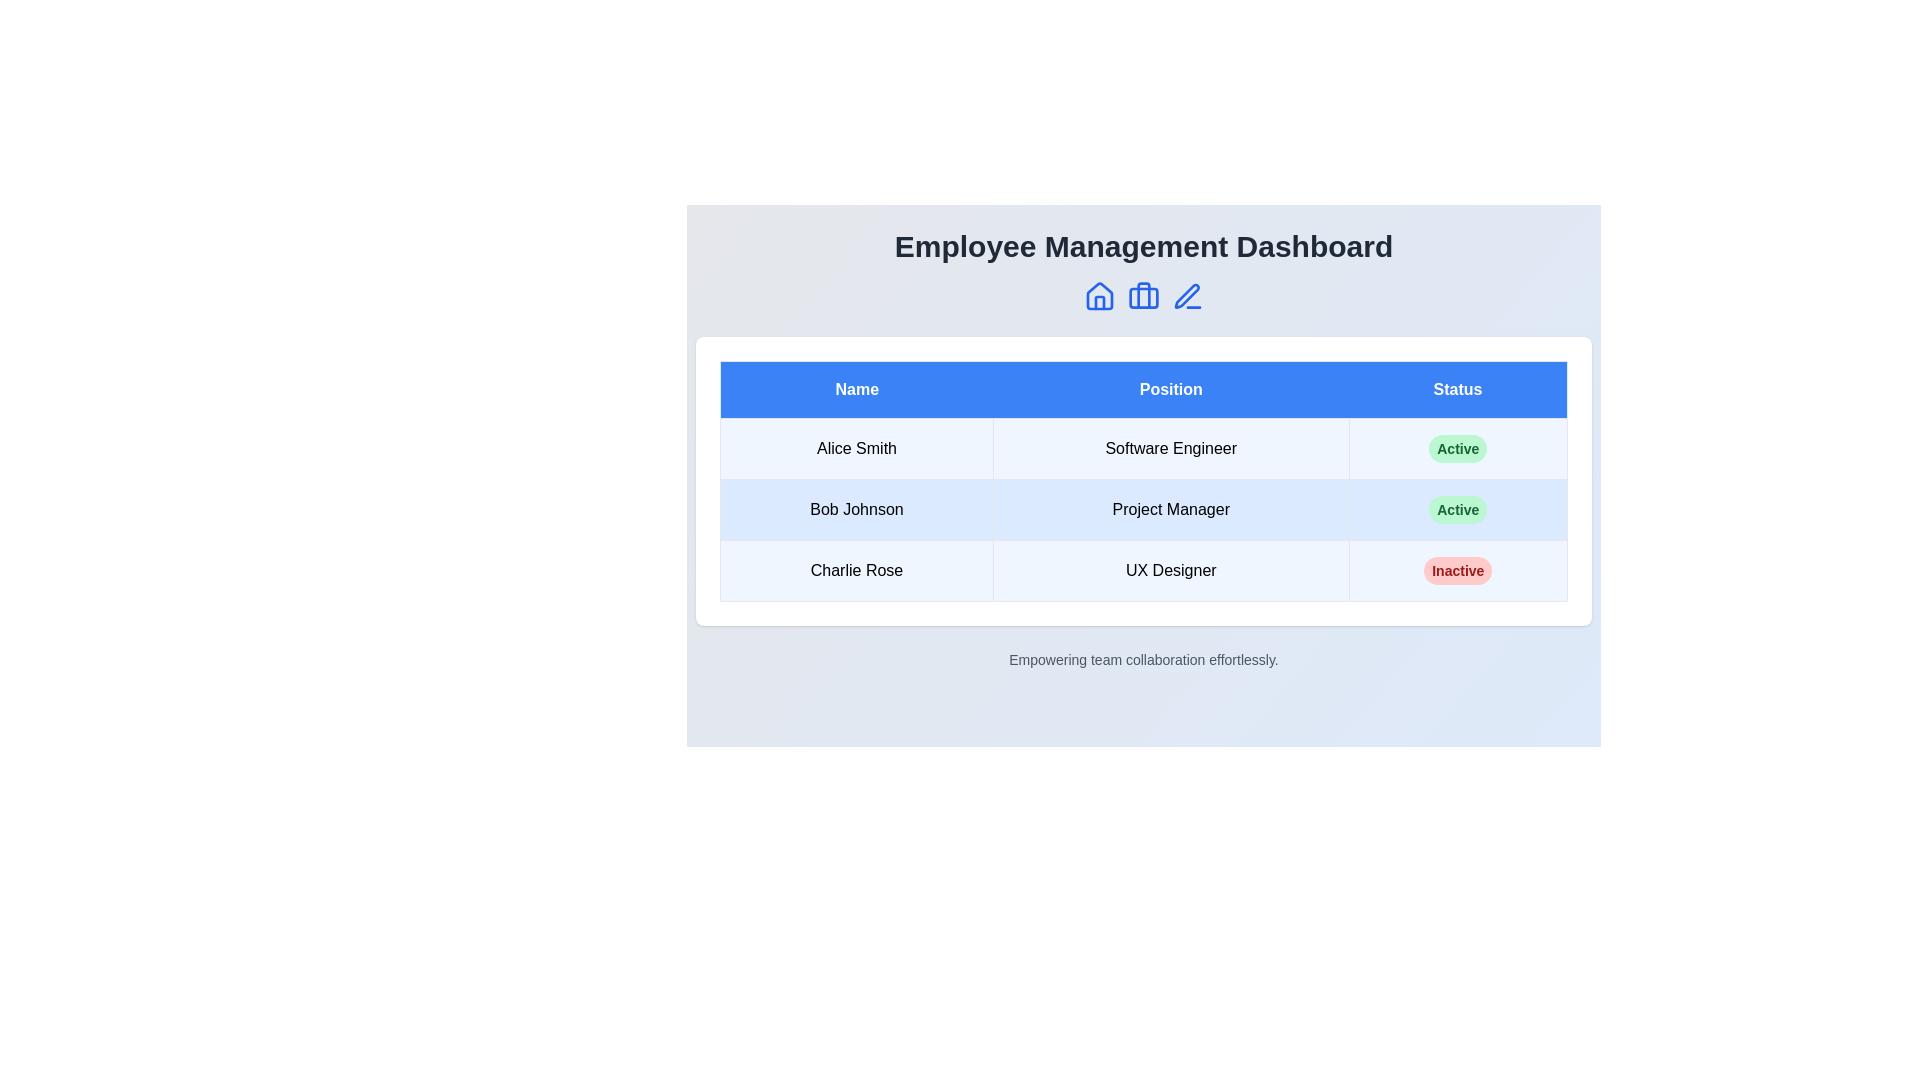 This screenshot has height=1080, width=1920. I want to click on the badge element with a green background and the text 'Active' in bold, located in the 'Status' column of the employee data table for Alice Smith, so click(1458, 447).